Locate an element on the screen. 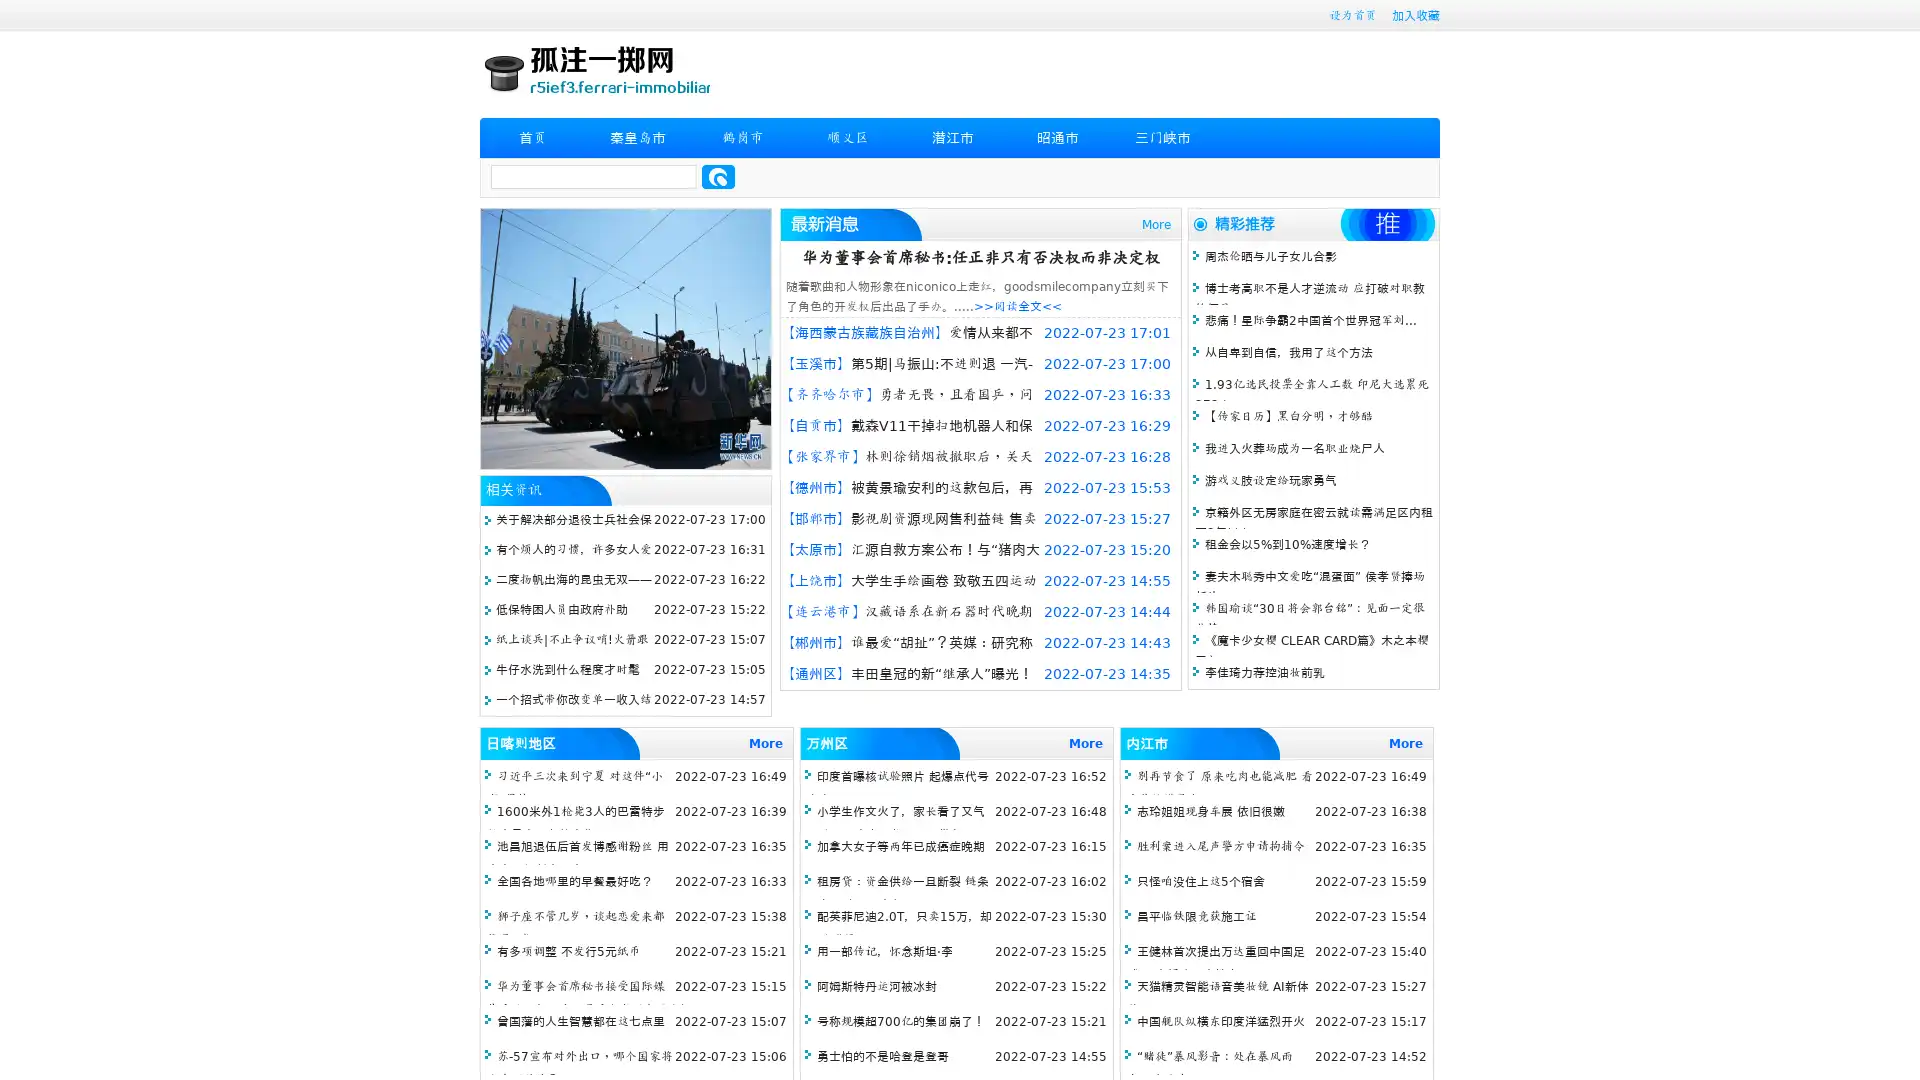 The height and width of the screenshot is (1080, 1920). Search is located at coordinates (718, 176).